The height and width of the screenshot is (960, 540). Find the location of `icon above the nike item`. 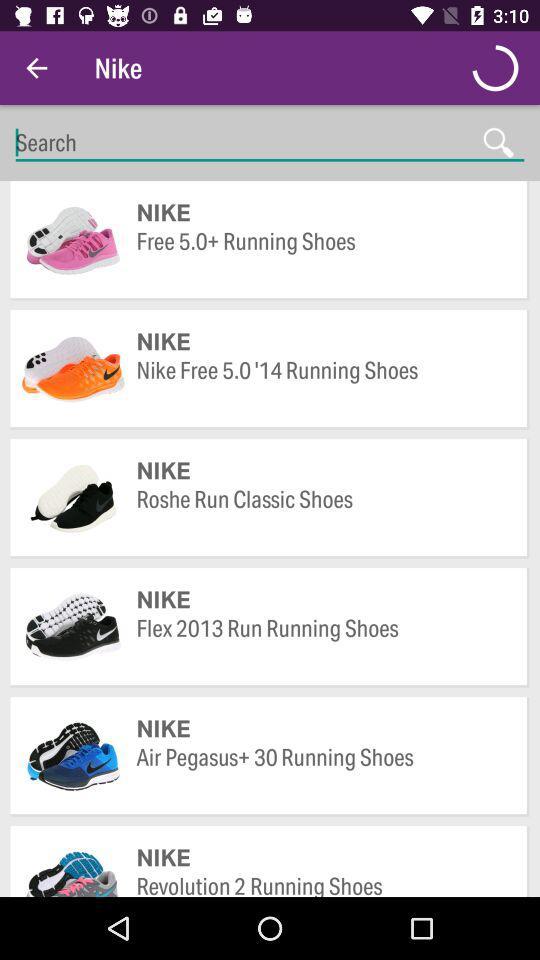

icon above the nike item is located at coordinates (322, 642).